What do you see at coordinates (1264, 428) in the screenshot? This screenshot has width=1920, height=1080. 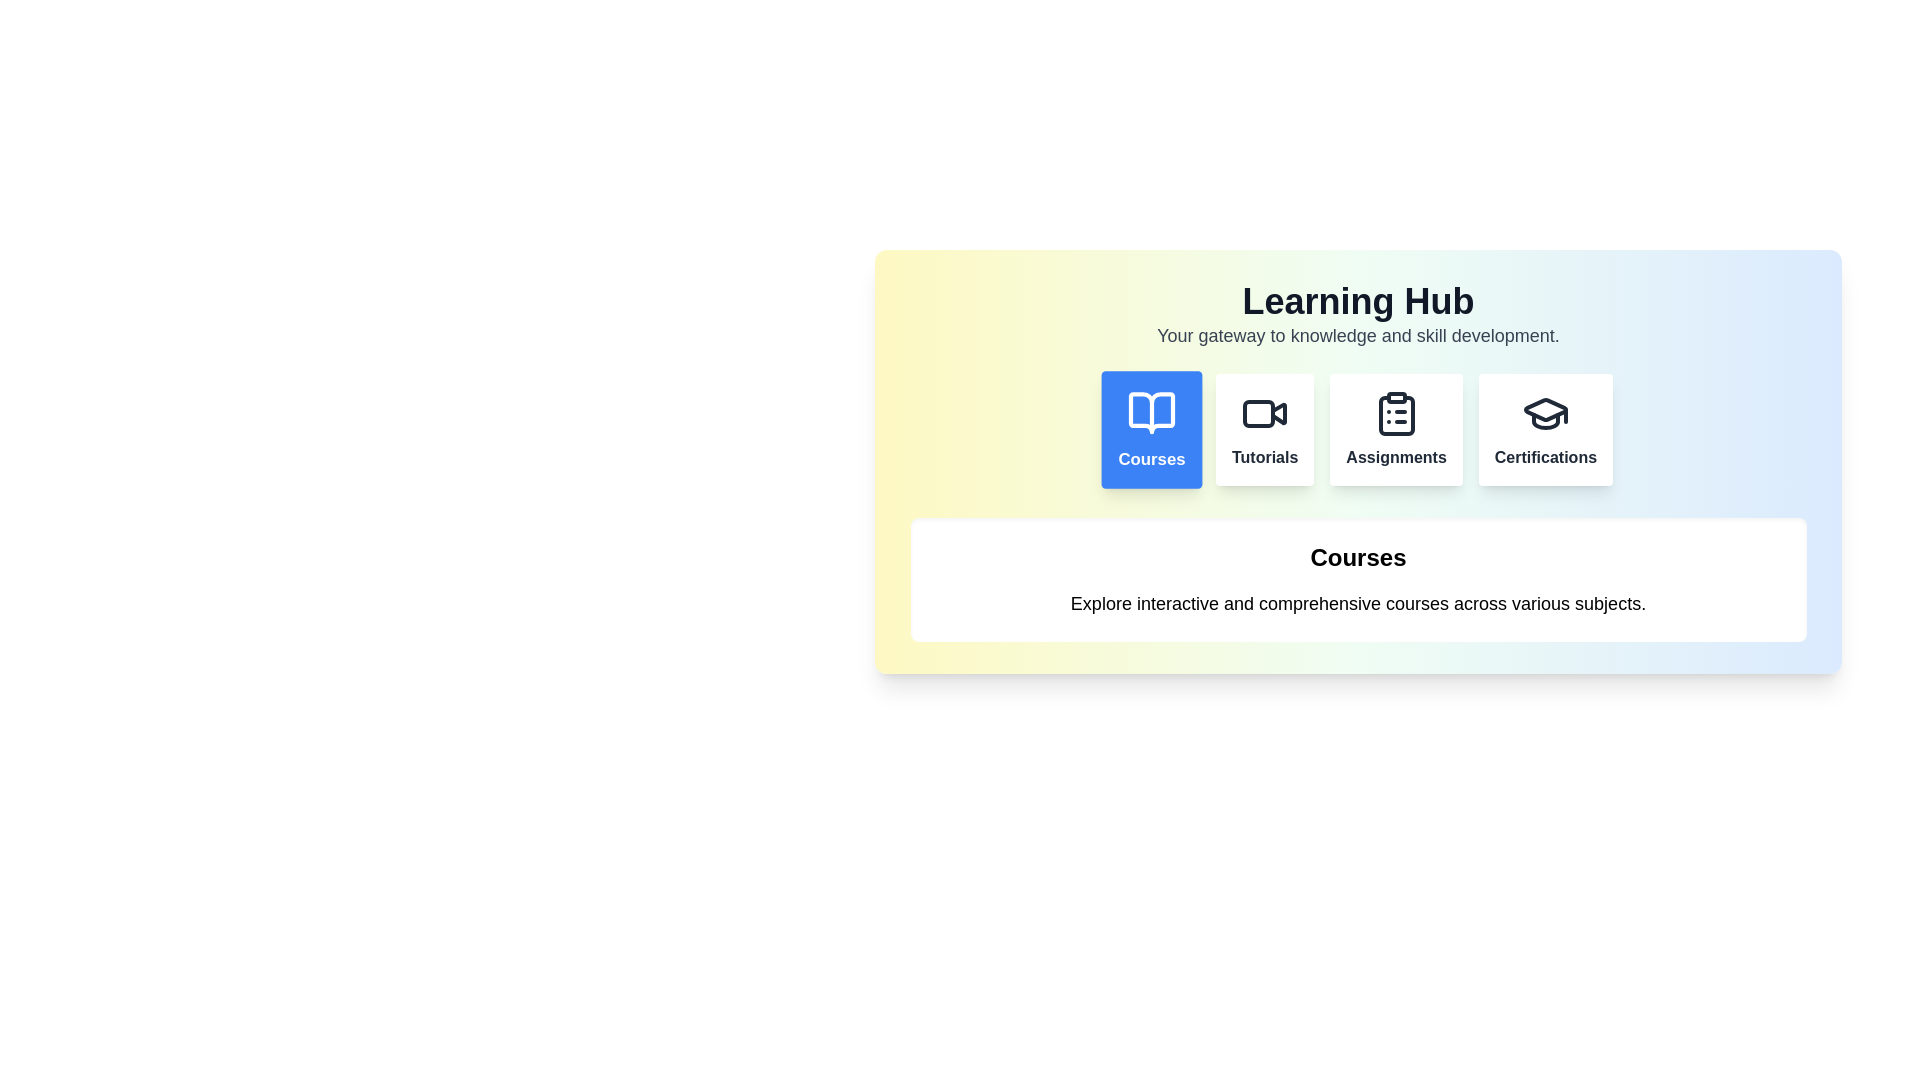 I see `the tab button labeled Tutorials to select it` at bounding box center [1264, 428].